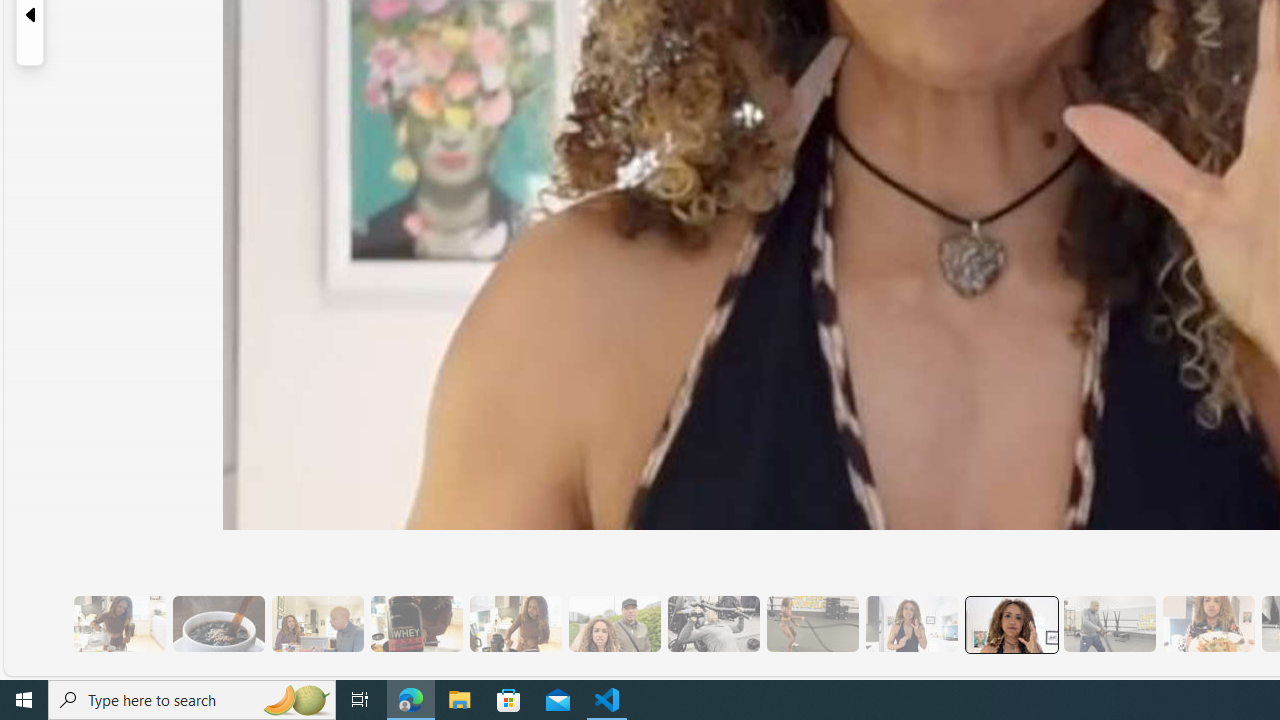 The image size is (1280, 720). I want to click on '7 They Don', so click(515, 623).